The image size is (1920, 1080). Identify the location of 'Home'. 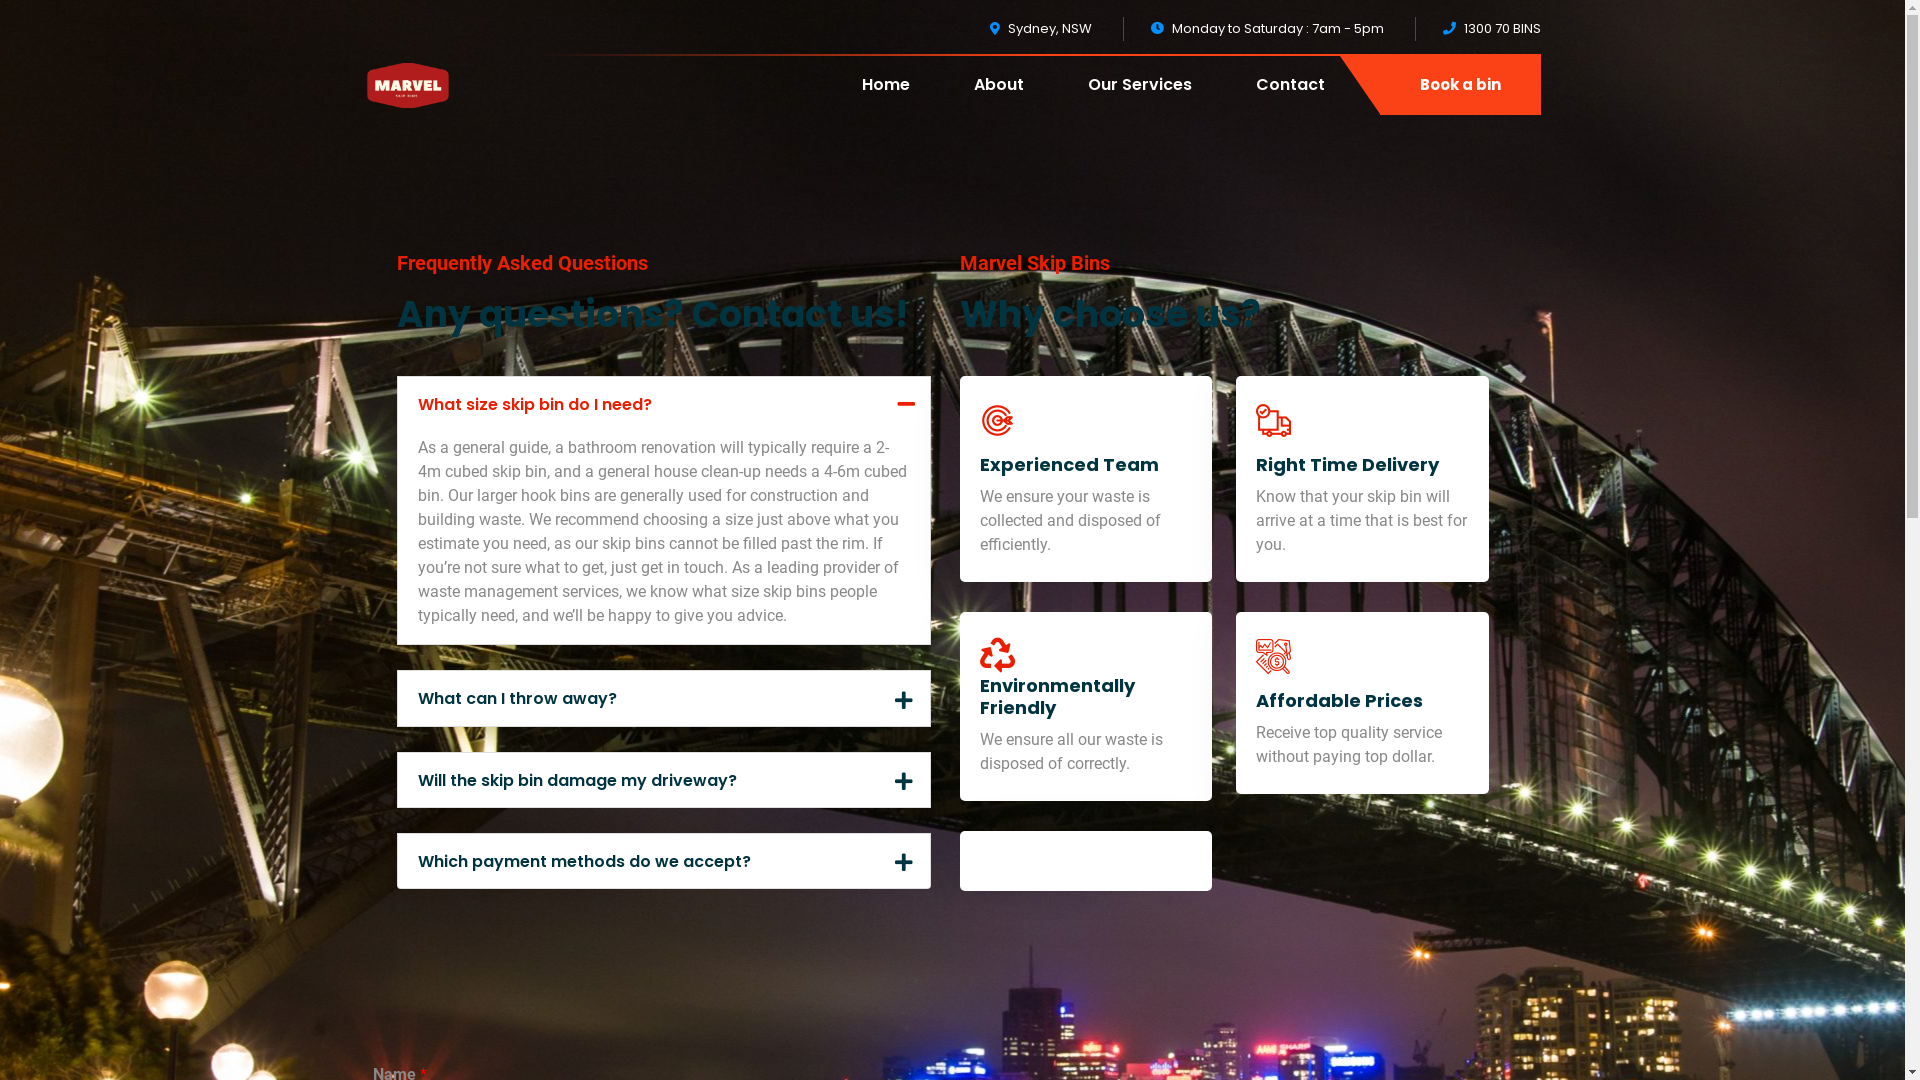
(885, 99).